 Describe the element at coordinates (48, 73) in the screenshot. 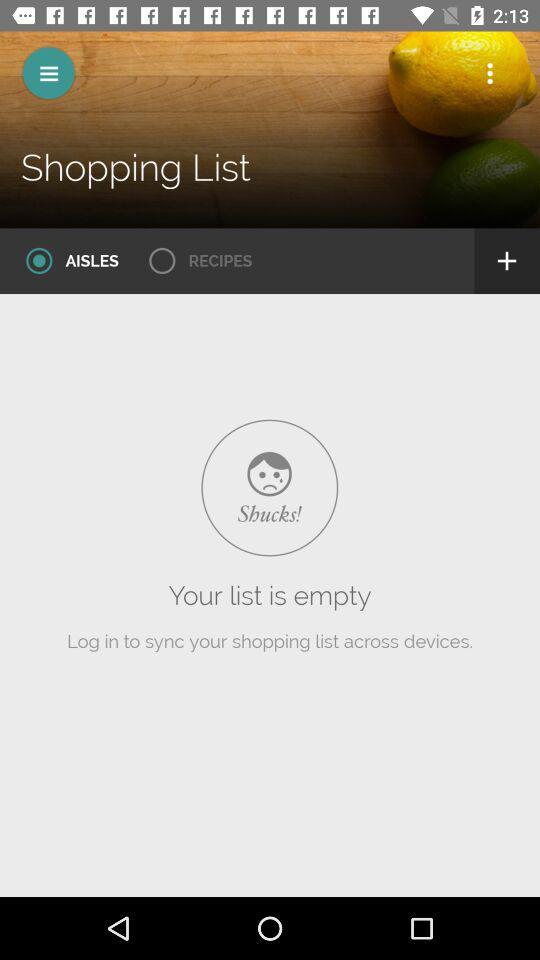

I see `open menu` at that location.